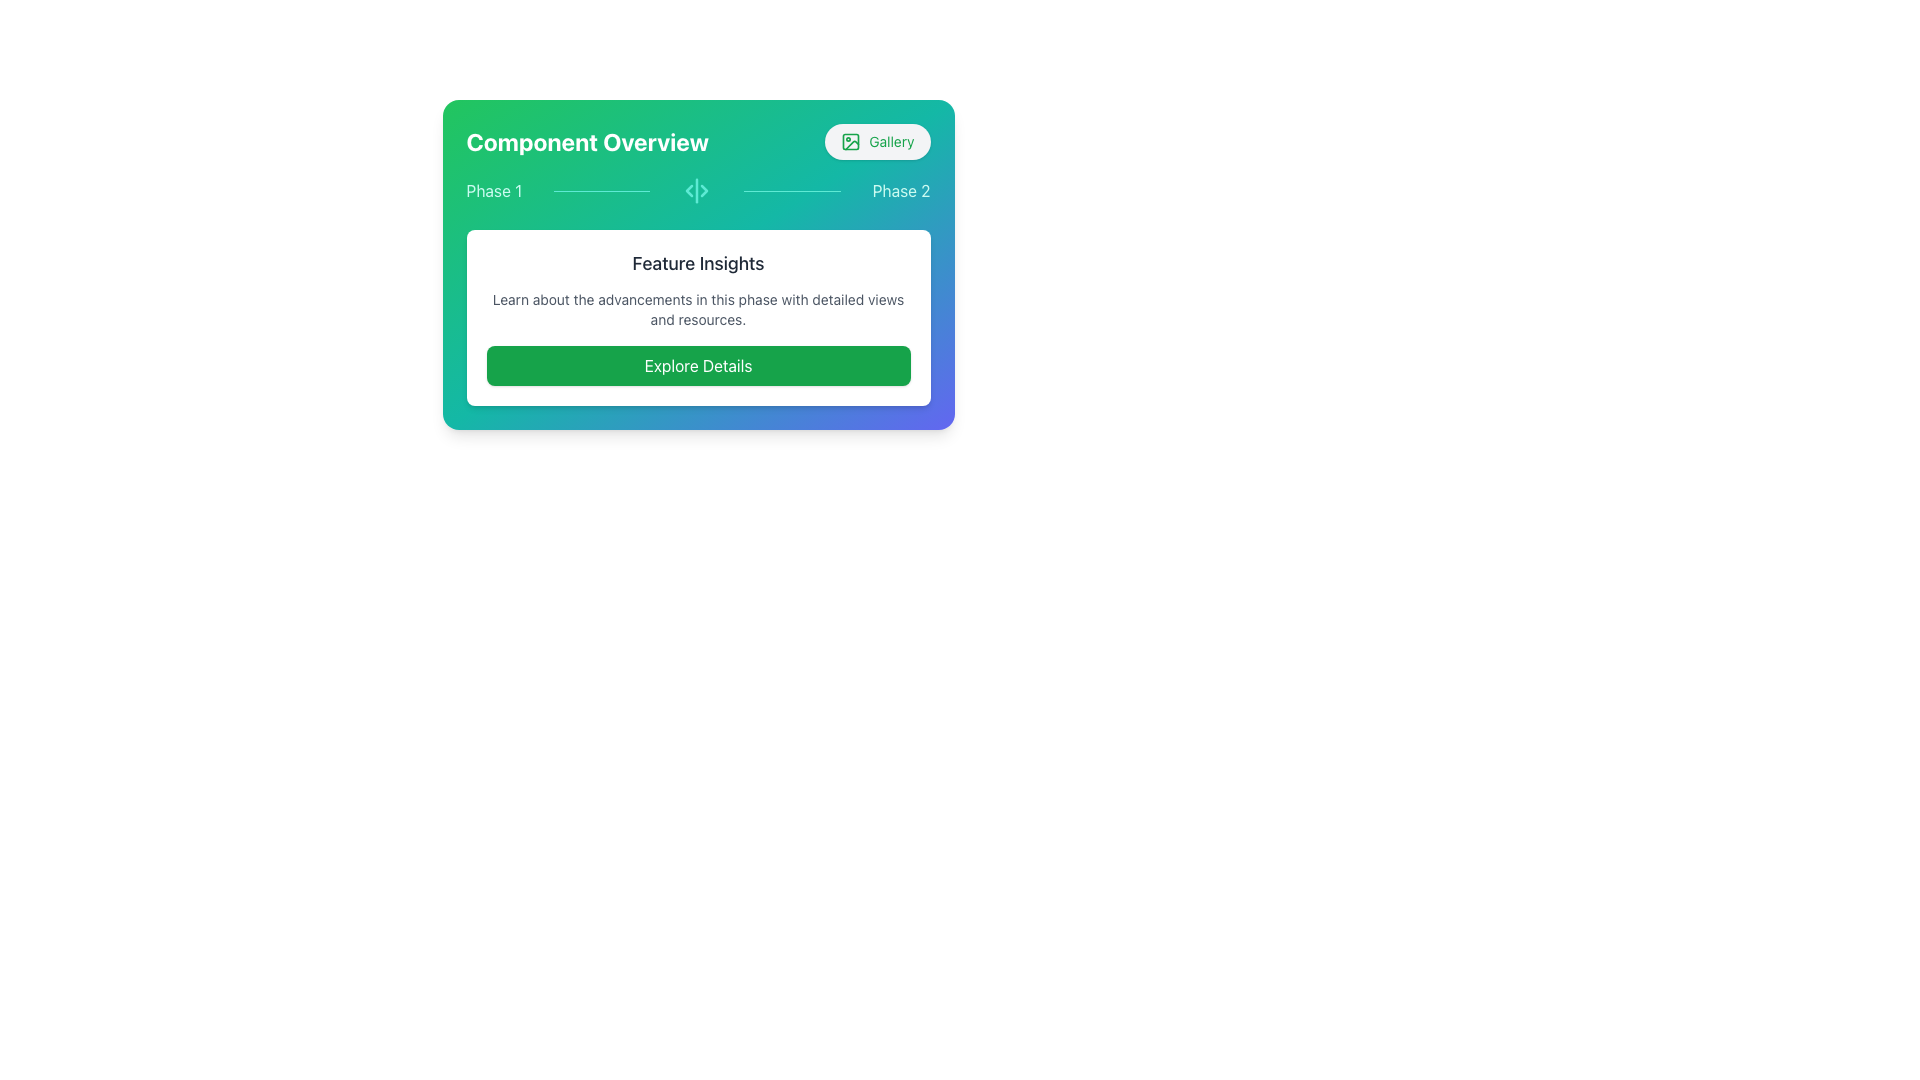  I want to click on the horizontal divider element with a light teal background, located between the 'Phase 1' text and an icon, so click(601, 191).